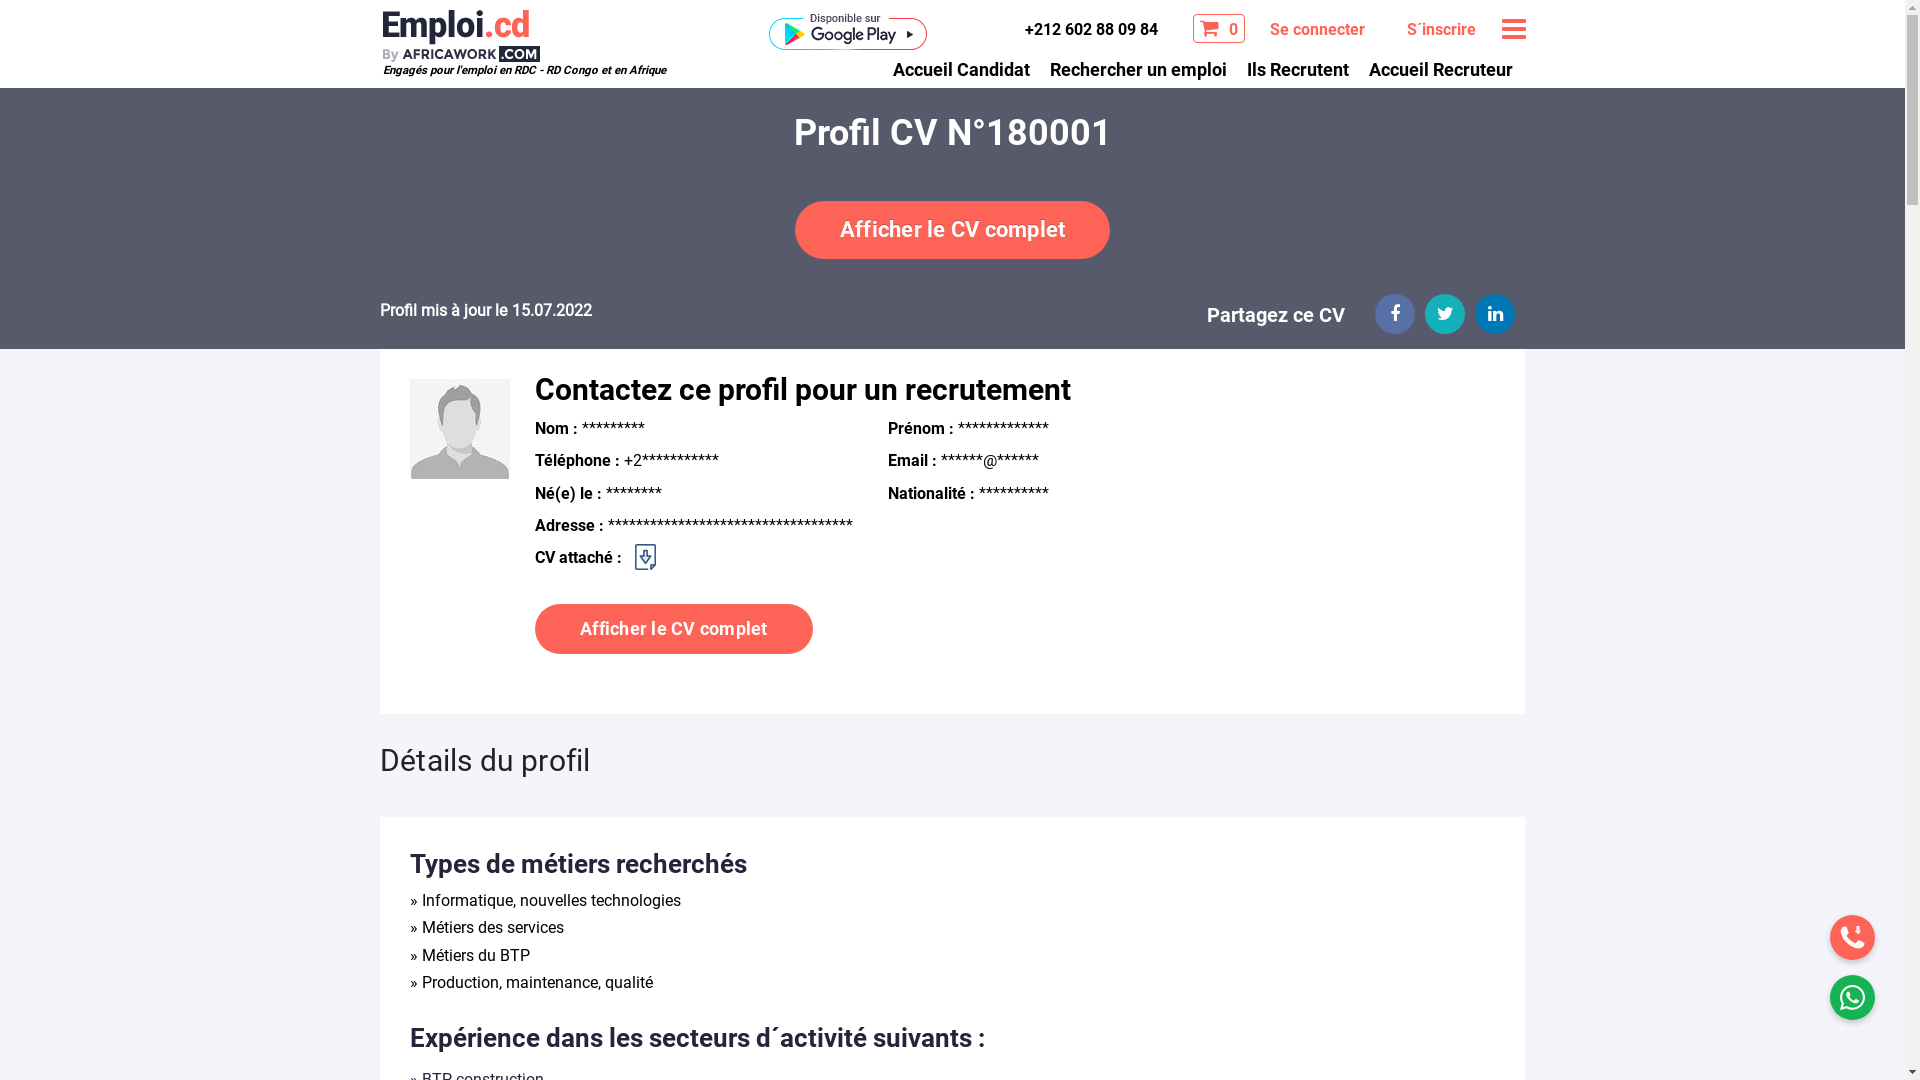 Image resolution: width=1920 pixels, height=1080 pixels. I want to click on 'Rechercher un emploi', so click(1138, 67).